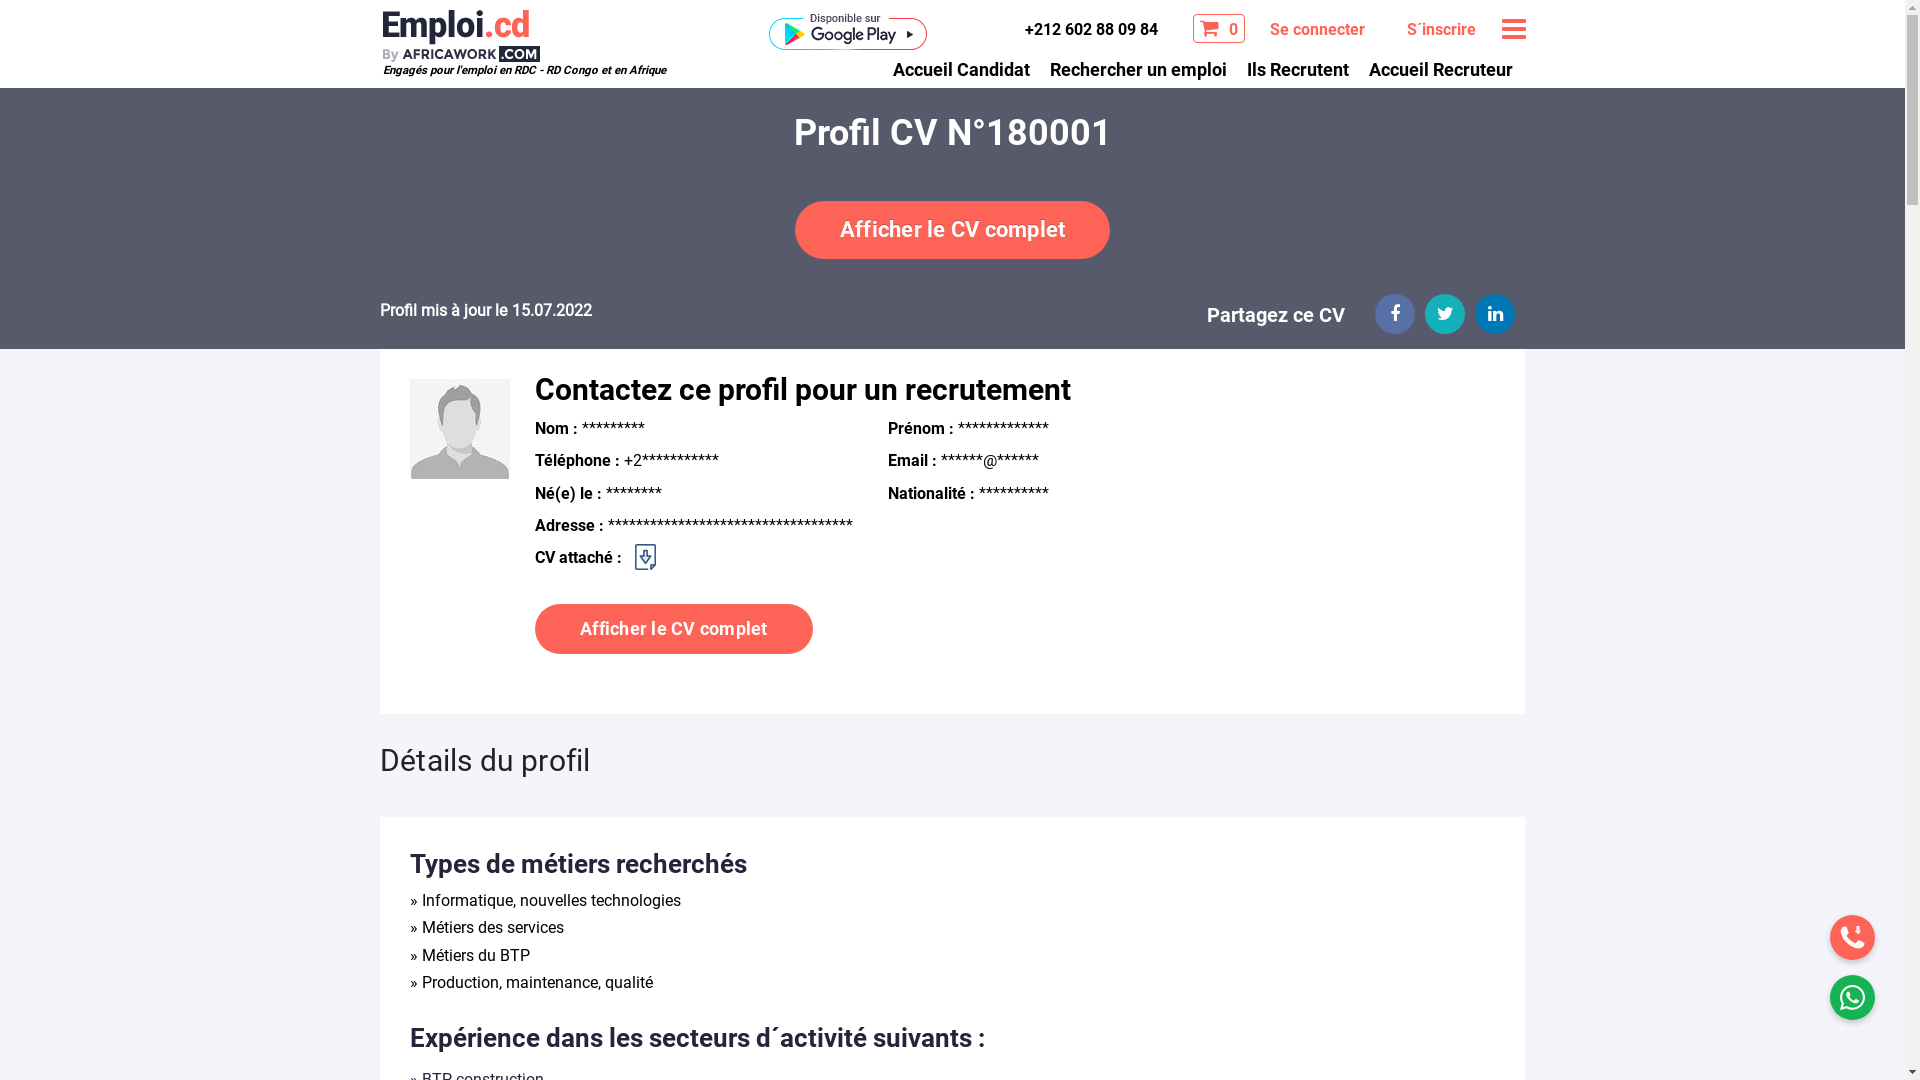 Image resolution: width=1920 pixels, height=1080 pixels. I want to click on 'Rechercher un emploi', so click(1138, 67).